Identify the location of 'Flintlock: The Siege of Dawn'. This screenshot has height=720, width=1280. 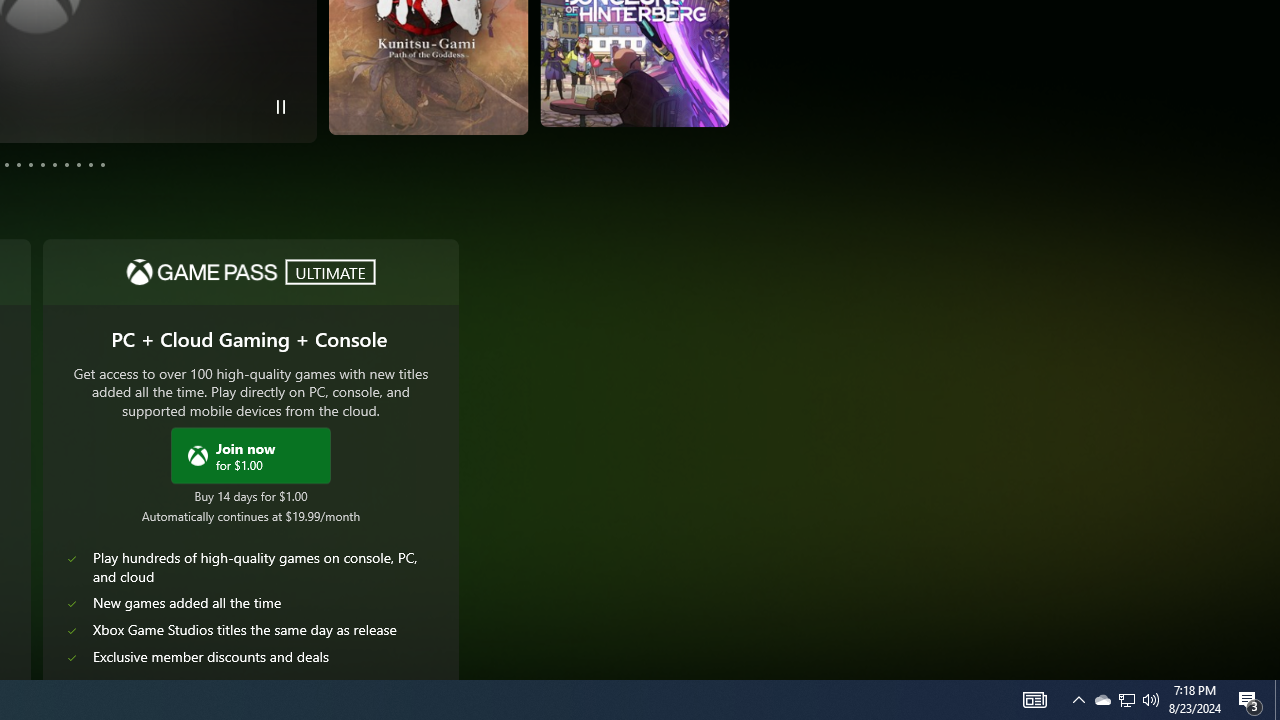
(668, 72).